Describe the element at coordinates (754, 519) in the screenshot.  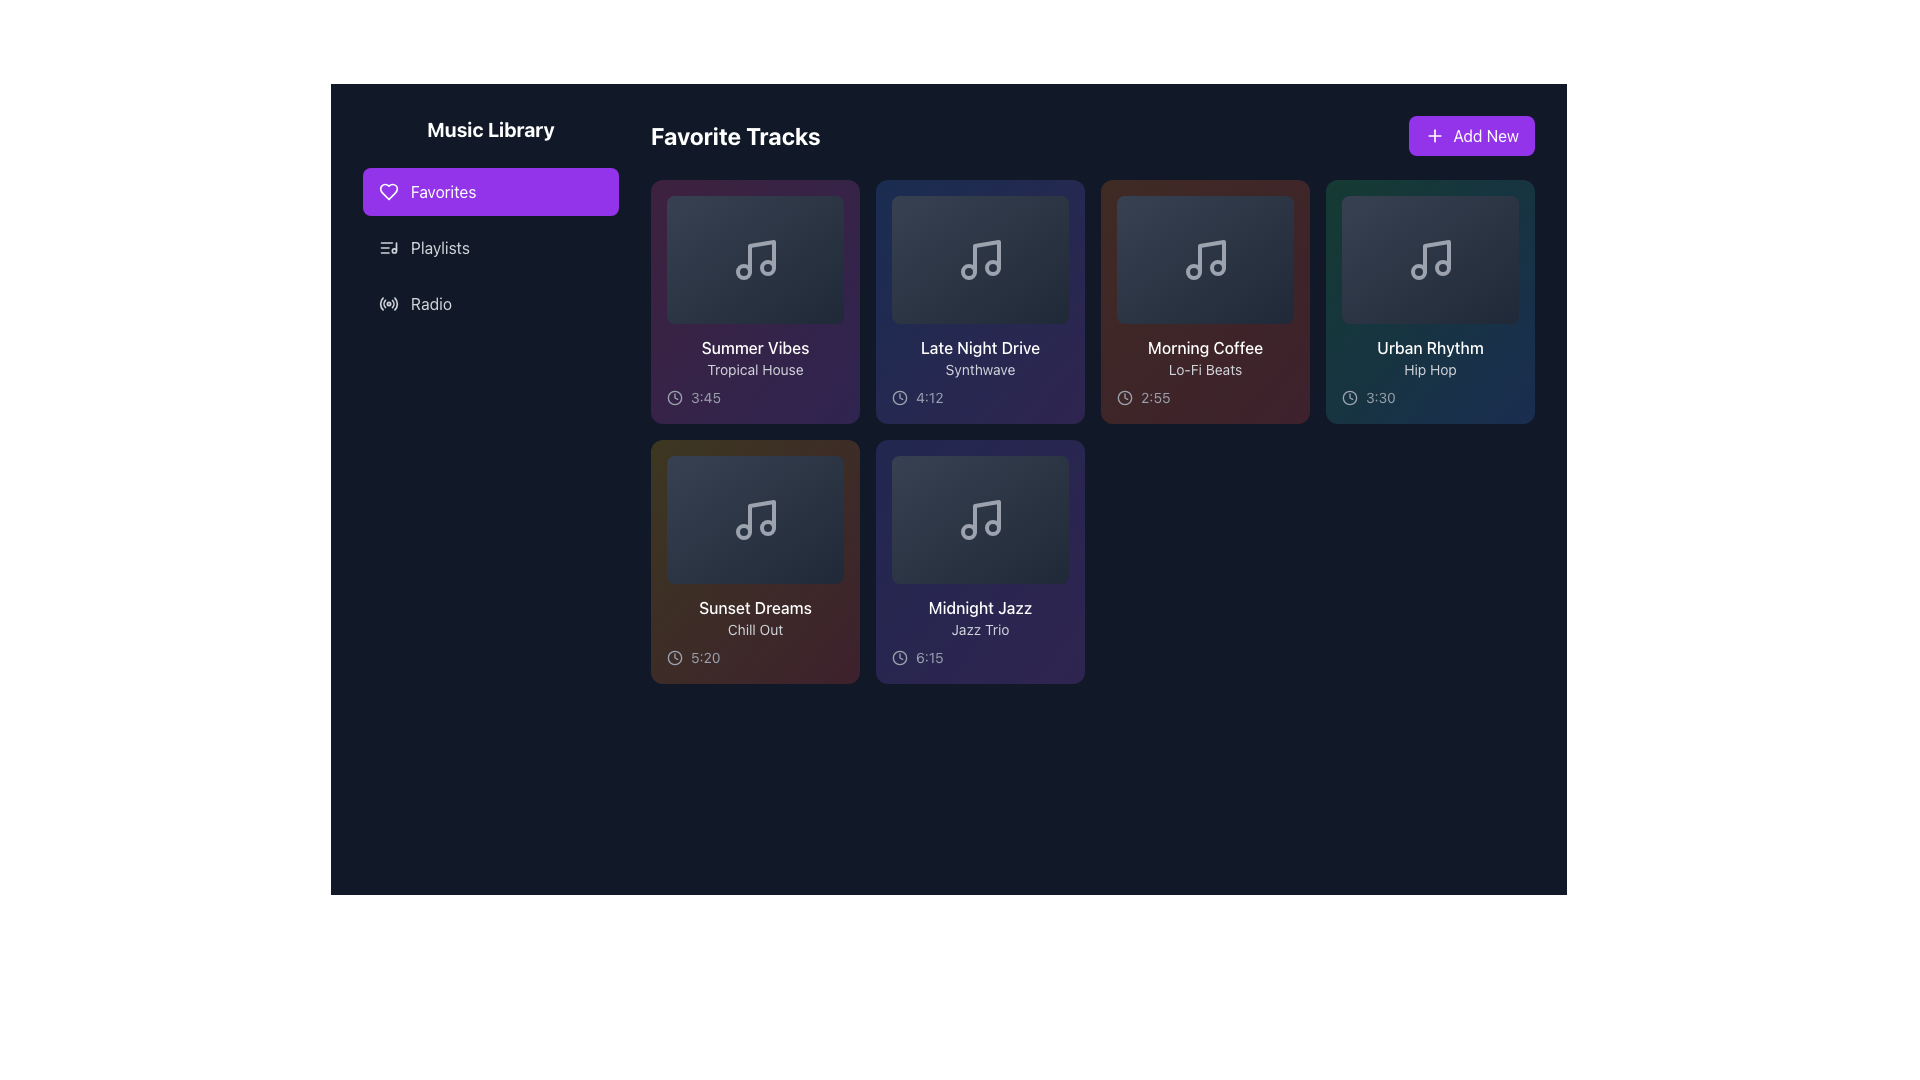
I see `the 'Sunset Dreams' music icon, which is a static visual component located in the grid under the 'Favorite Tracks' heading` at that location.